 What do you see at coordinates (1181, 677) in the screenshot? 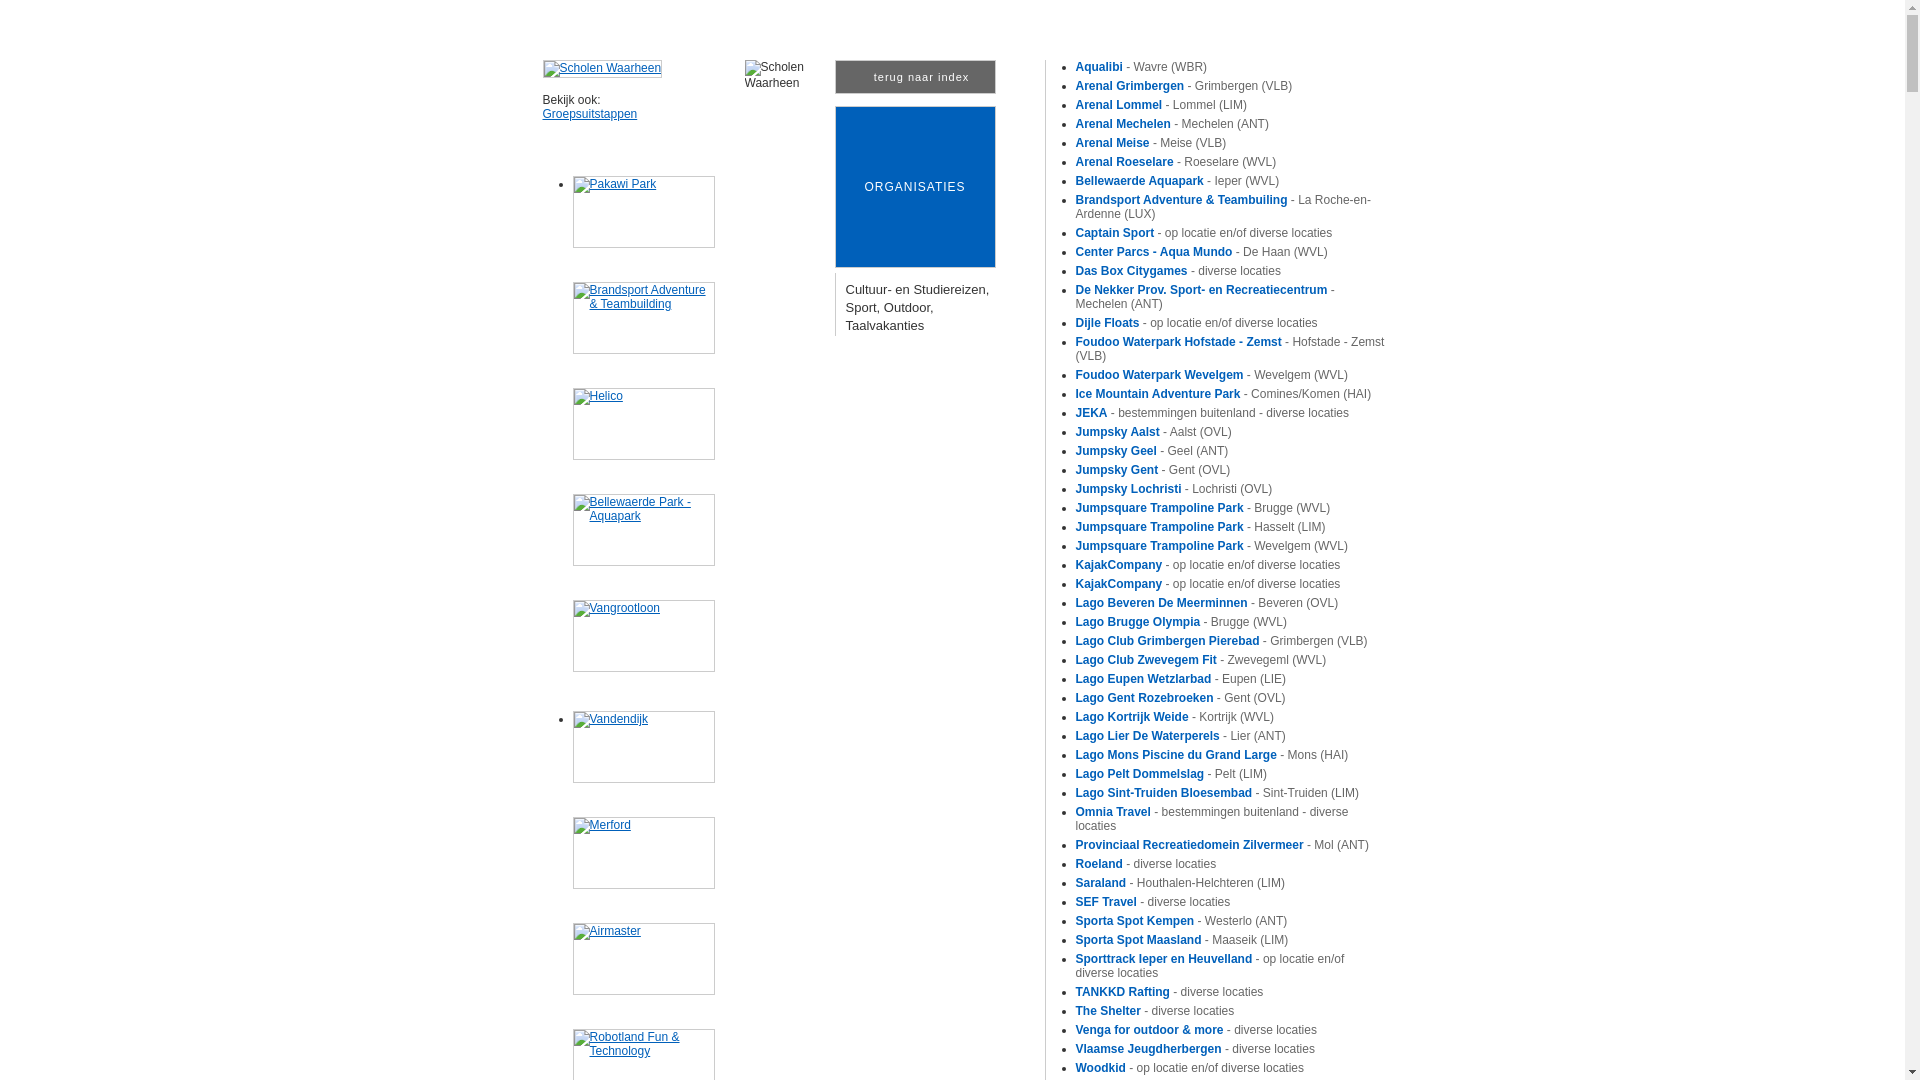
I see `'Lago Eupen Wetzlarbad - Eupen (LIE)'` at bounding box center [1181, 677].